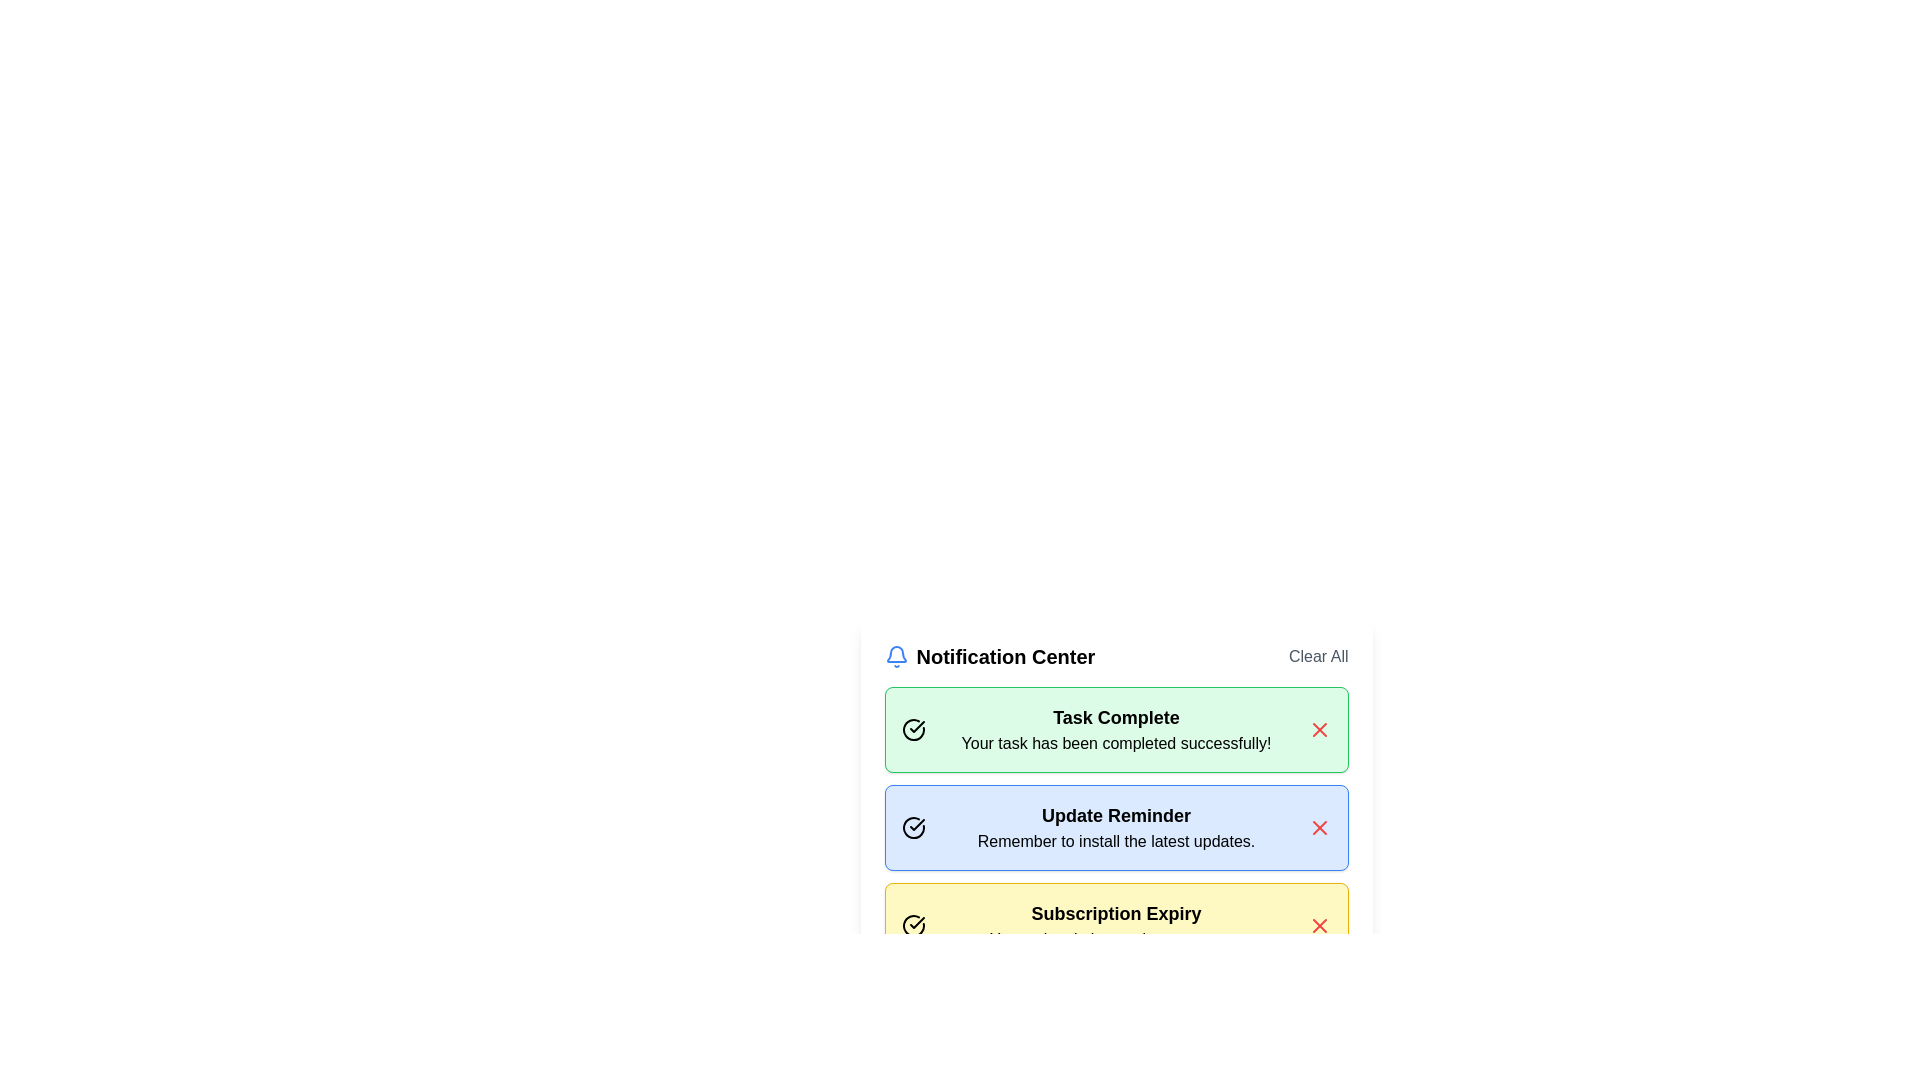 Image resolution: width=1920 pixels, height=1080 pixels. I want to click on the second notification box in the Notification Center that reminds the user to install the latest updates, so click(1115, 828).